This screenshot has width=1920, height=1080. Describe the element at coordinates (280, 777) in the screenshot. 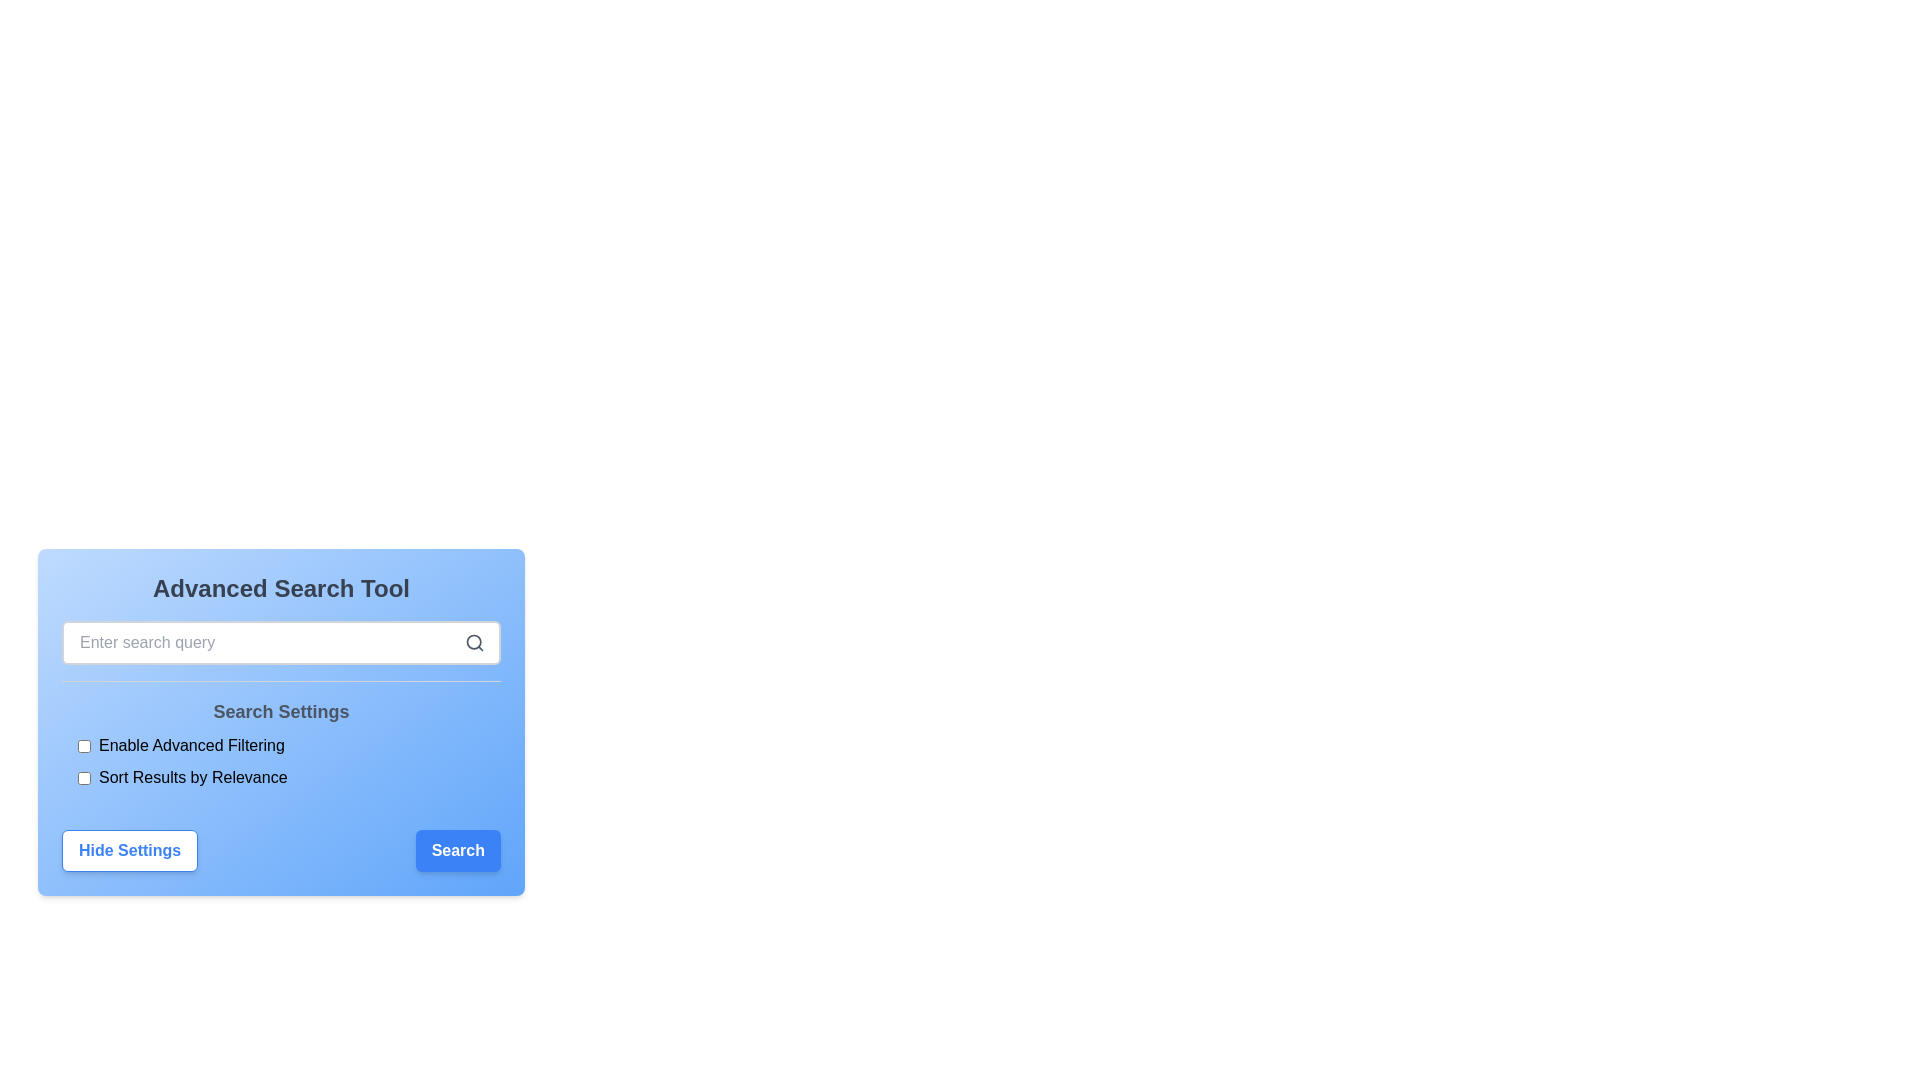

I see `the checkbox labeled 'Sort Results by Relevance'` at that location.